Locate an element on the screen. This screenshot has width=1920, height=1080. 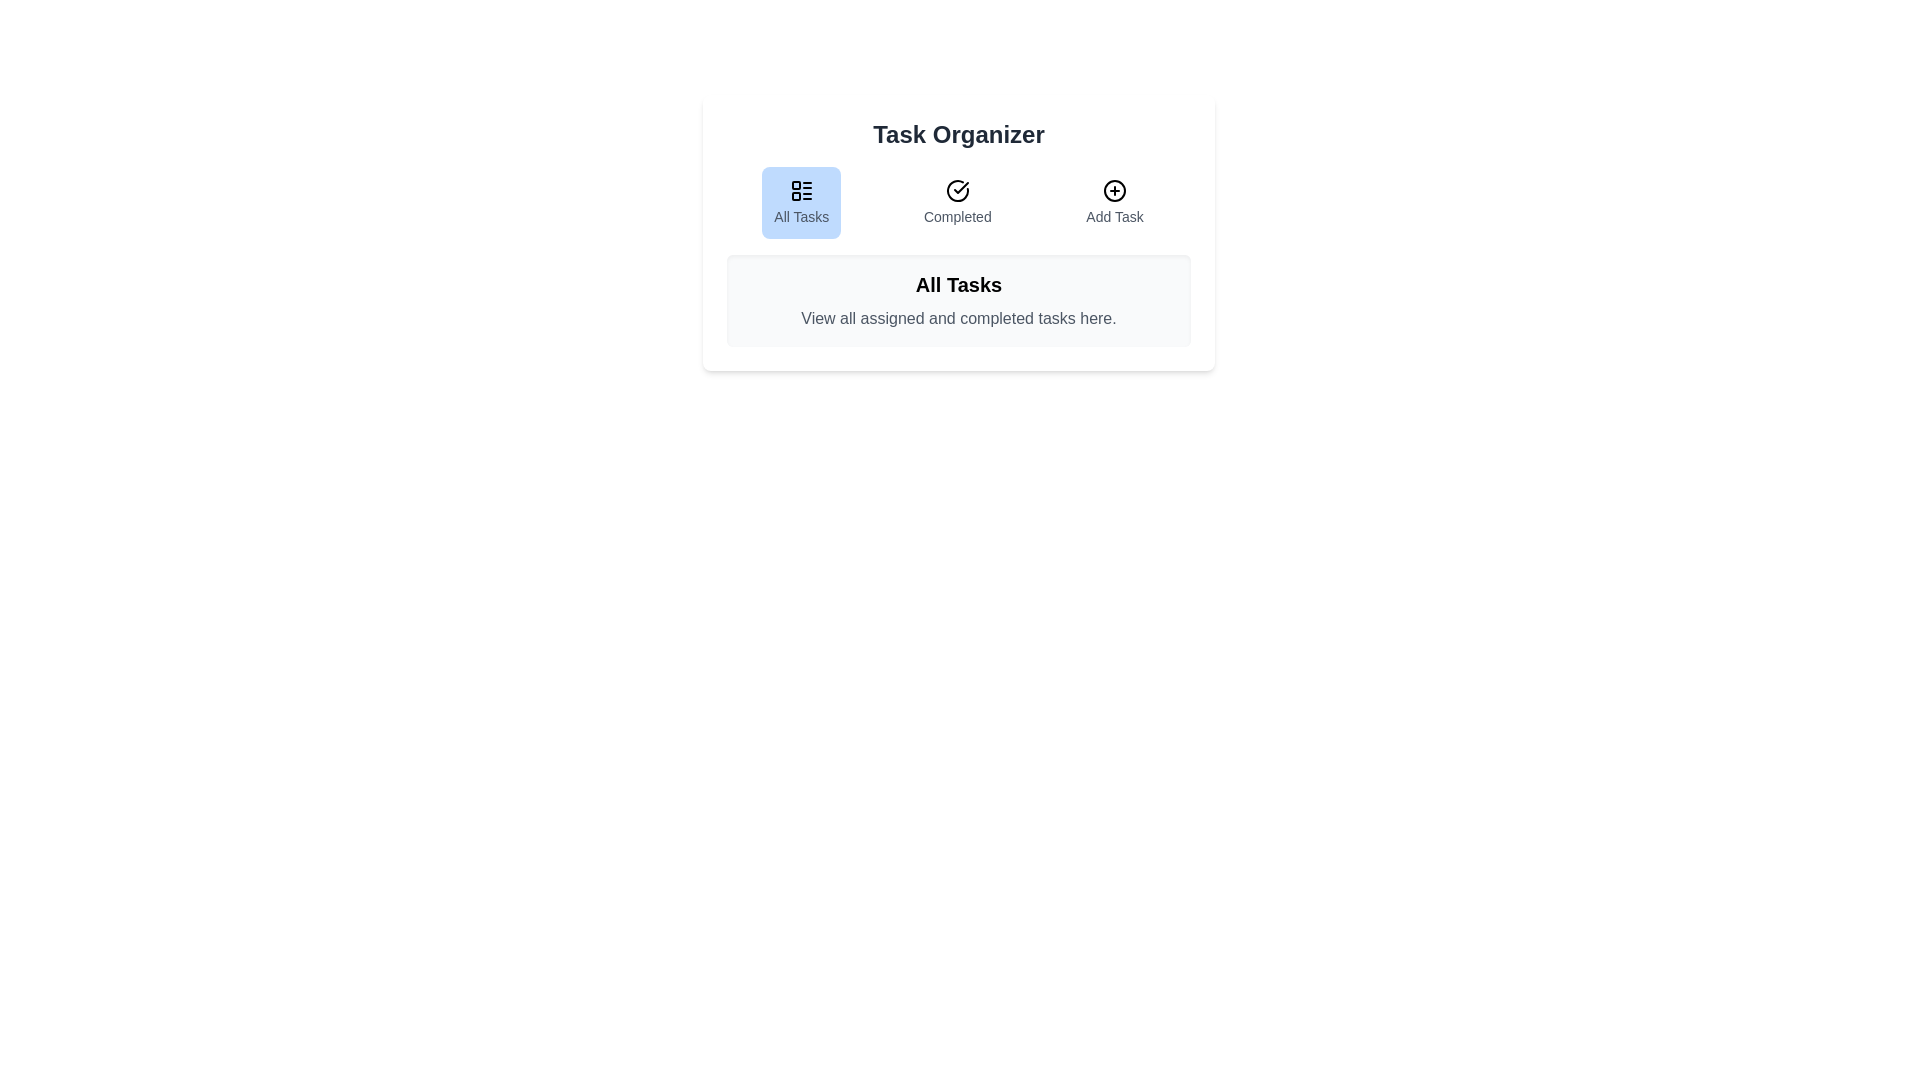
the tab labeled Completed is located at coordinates (956, 203).